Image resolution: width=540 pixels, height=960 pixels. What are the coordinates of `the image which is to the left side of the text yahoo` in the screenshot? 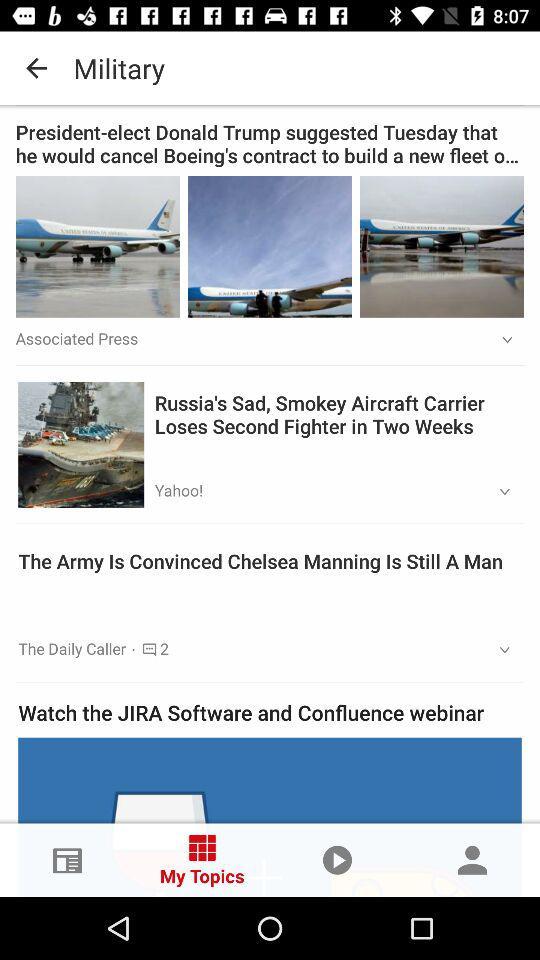 It's located at (80, 444).